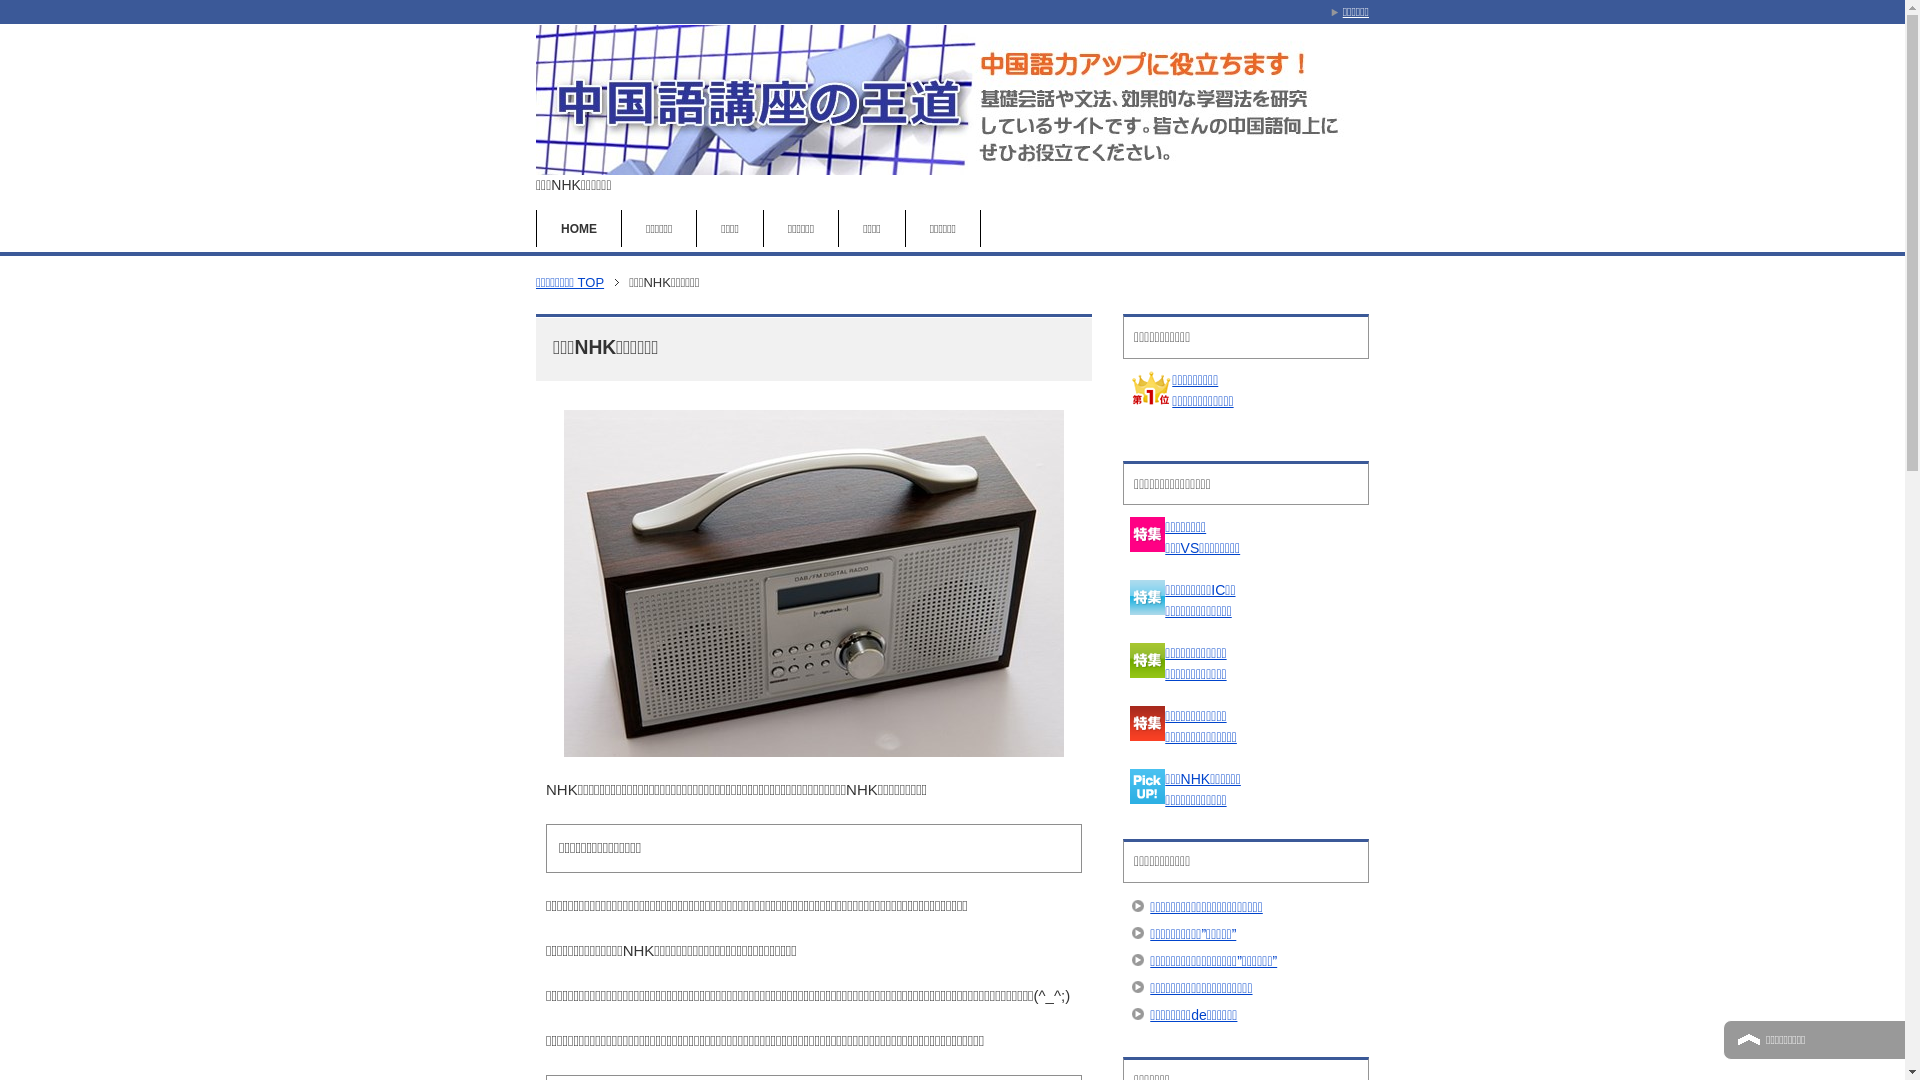 This screenshot has height=1080, width=1920. What do you see at coordinates (578, 227) in the screenshot?
I see `'HOME'` at bounding box center [578, 227].